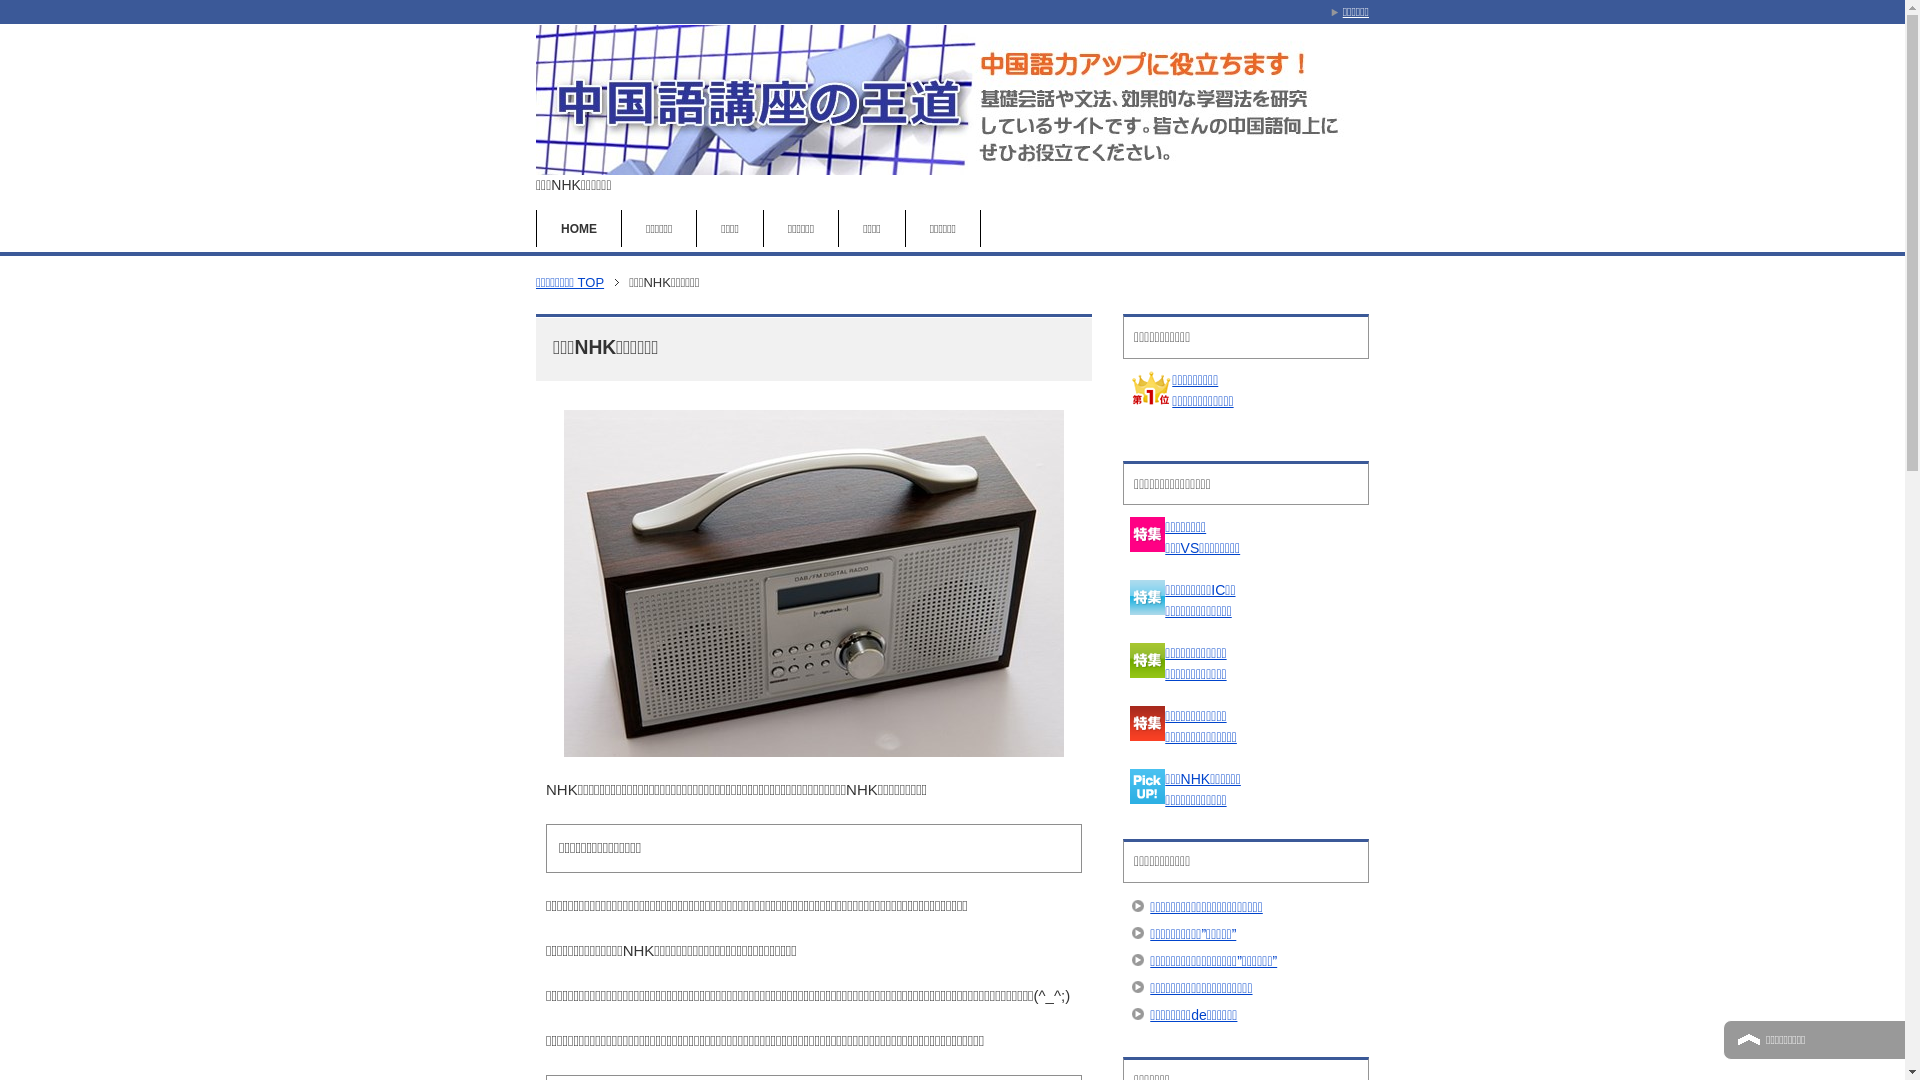 This screenshot has height=1080, width=1920. What do you see at coordinates (578, 227) in the screenshot?
I see `'HOME'` at bounding box center [578, 227].